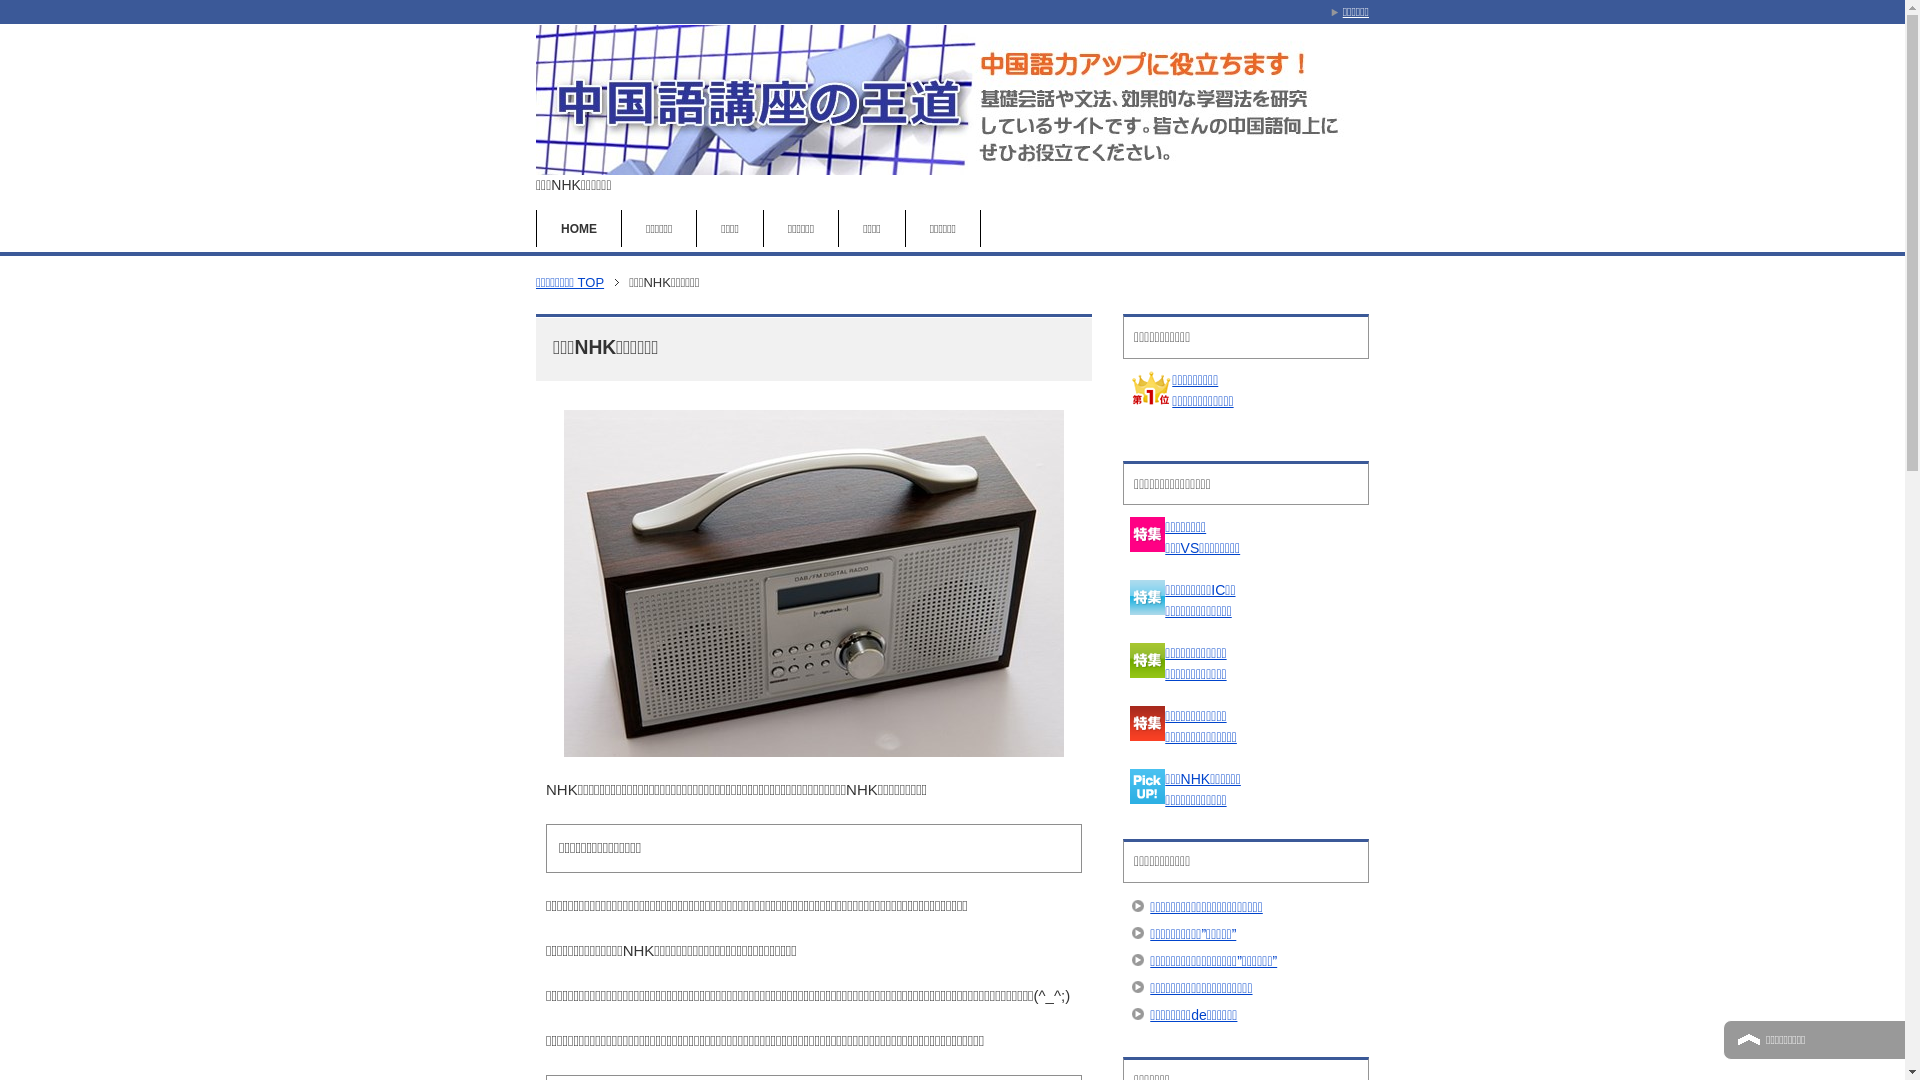 This screenshot has height=1080, width=1920. What do you see at coordinates (578, 227) in the screenshot?
I see `'HOME'` at bounding box center [578, 227].